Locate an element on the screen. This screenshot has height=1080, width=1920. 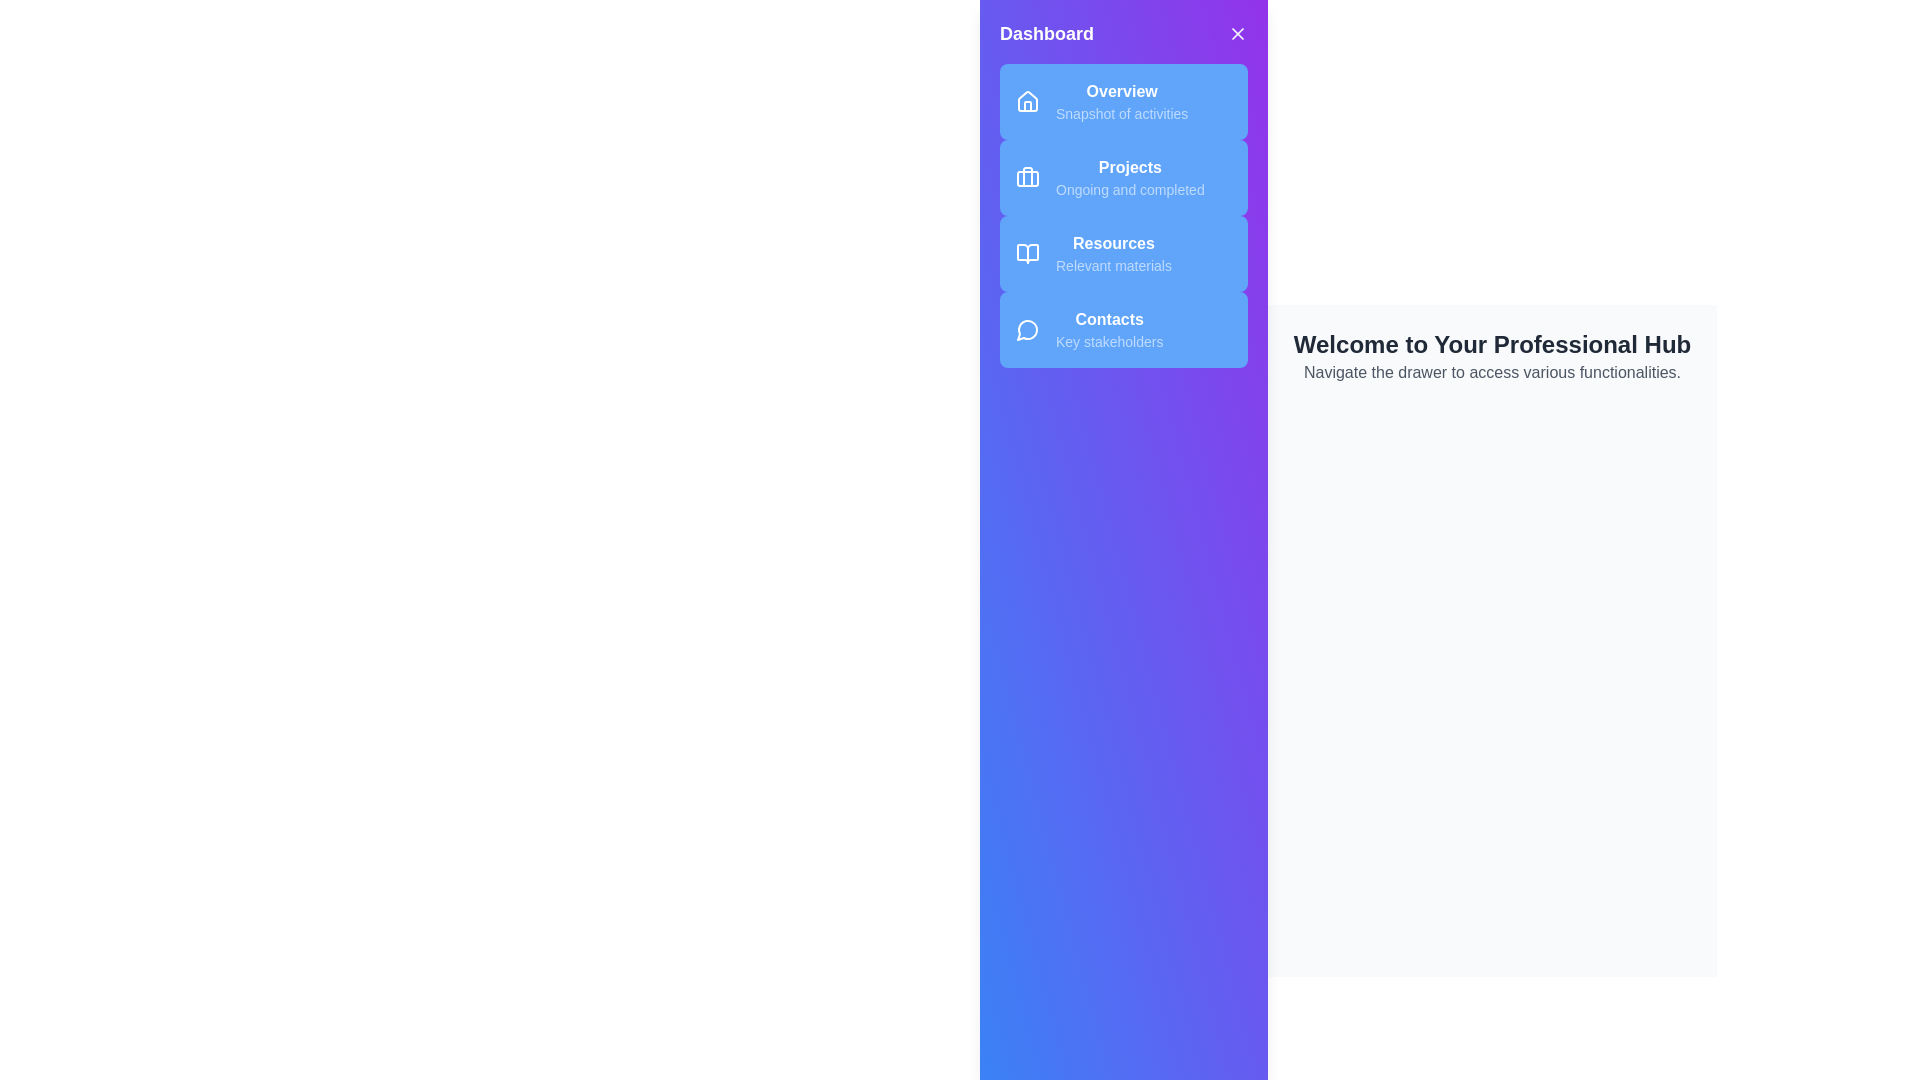
the menu item labeled Projects to observe its hover effect is located at coordinates (1123, 176).